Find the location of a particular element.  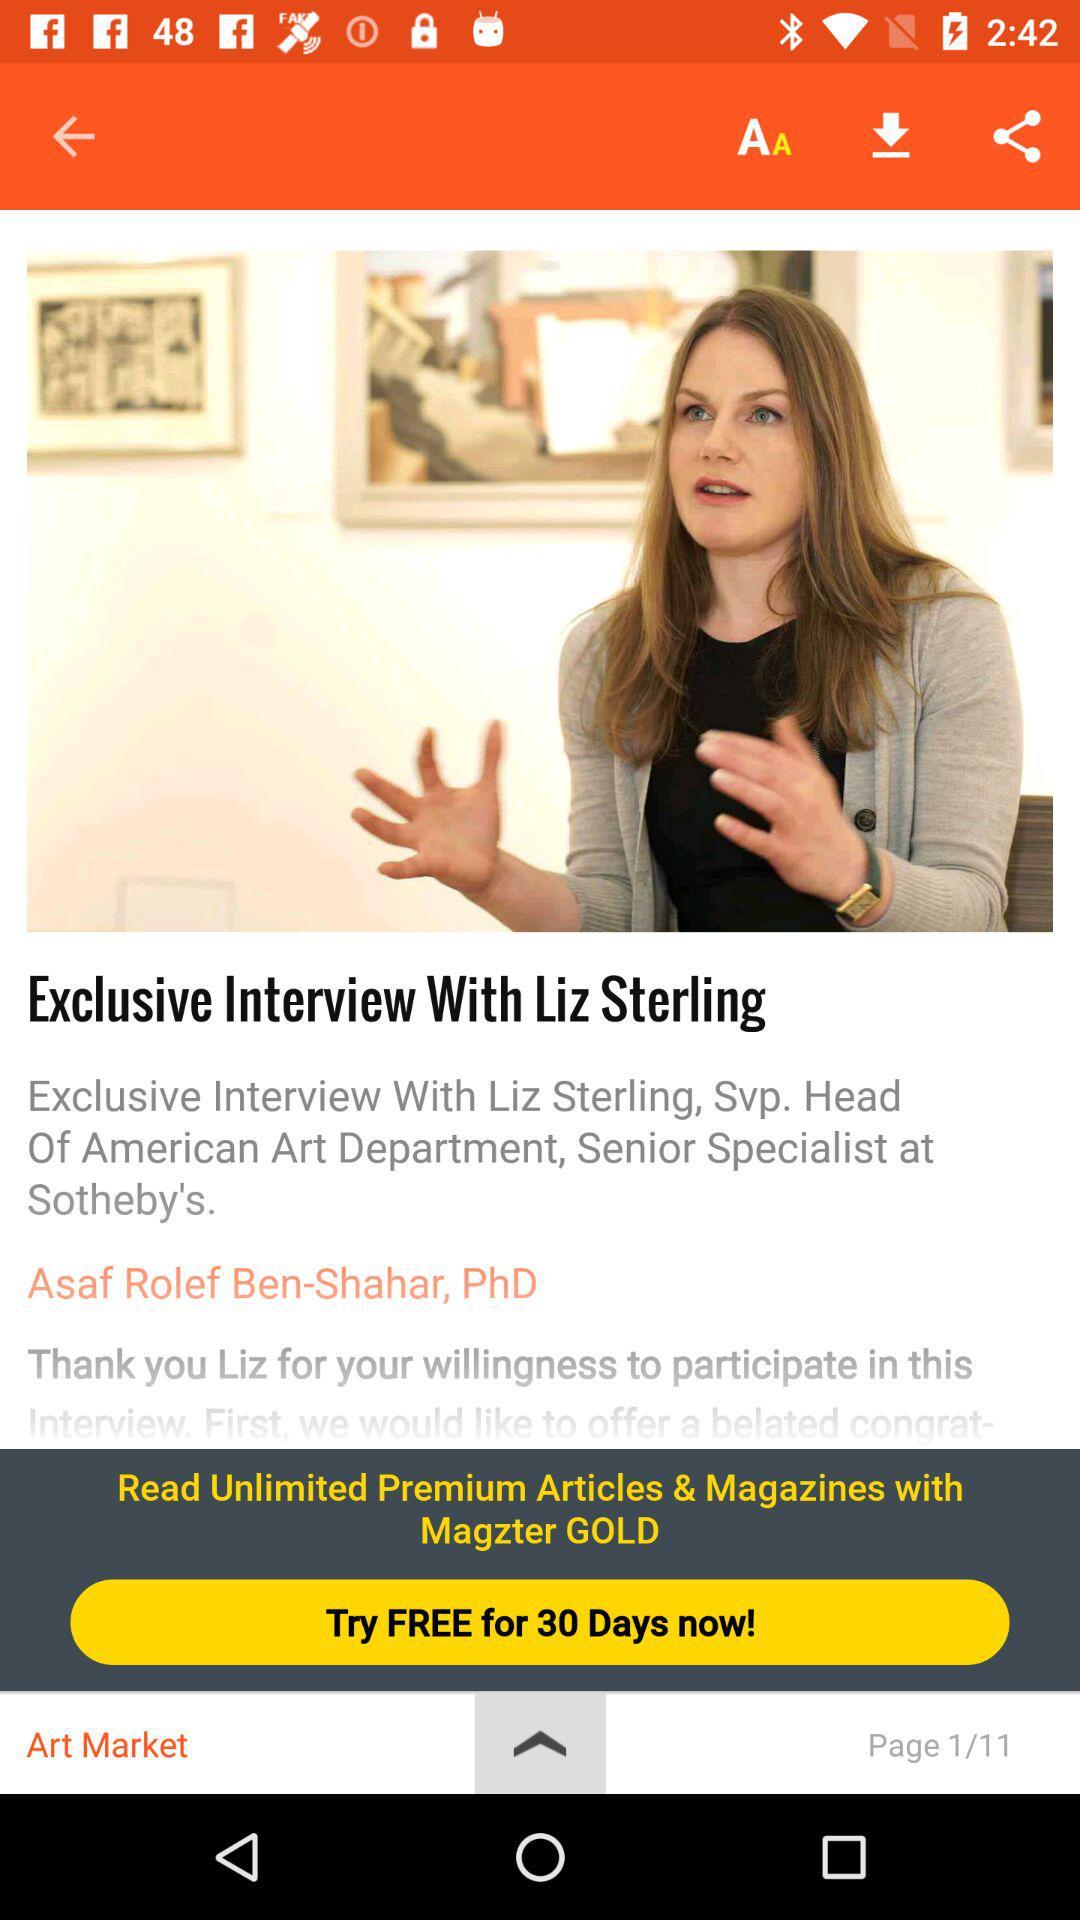

try free for item is located at coordinates (540, 1622).